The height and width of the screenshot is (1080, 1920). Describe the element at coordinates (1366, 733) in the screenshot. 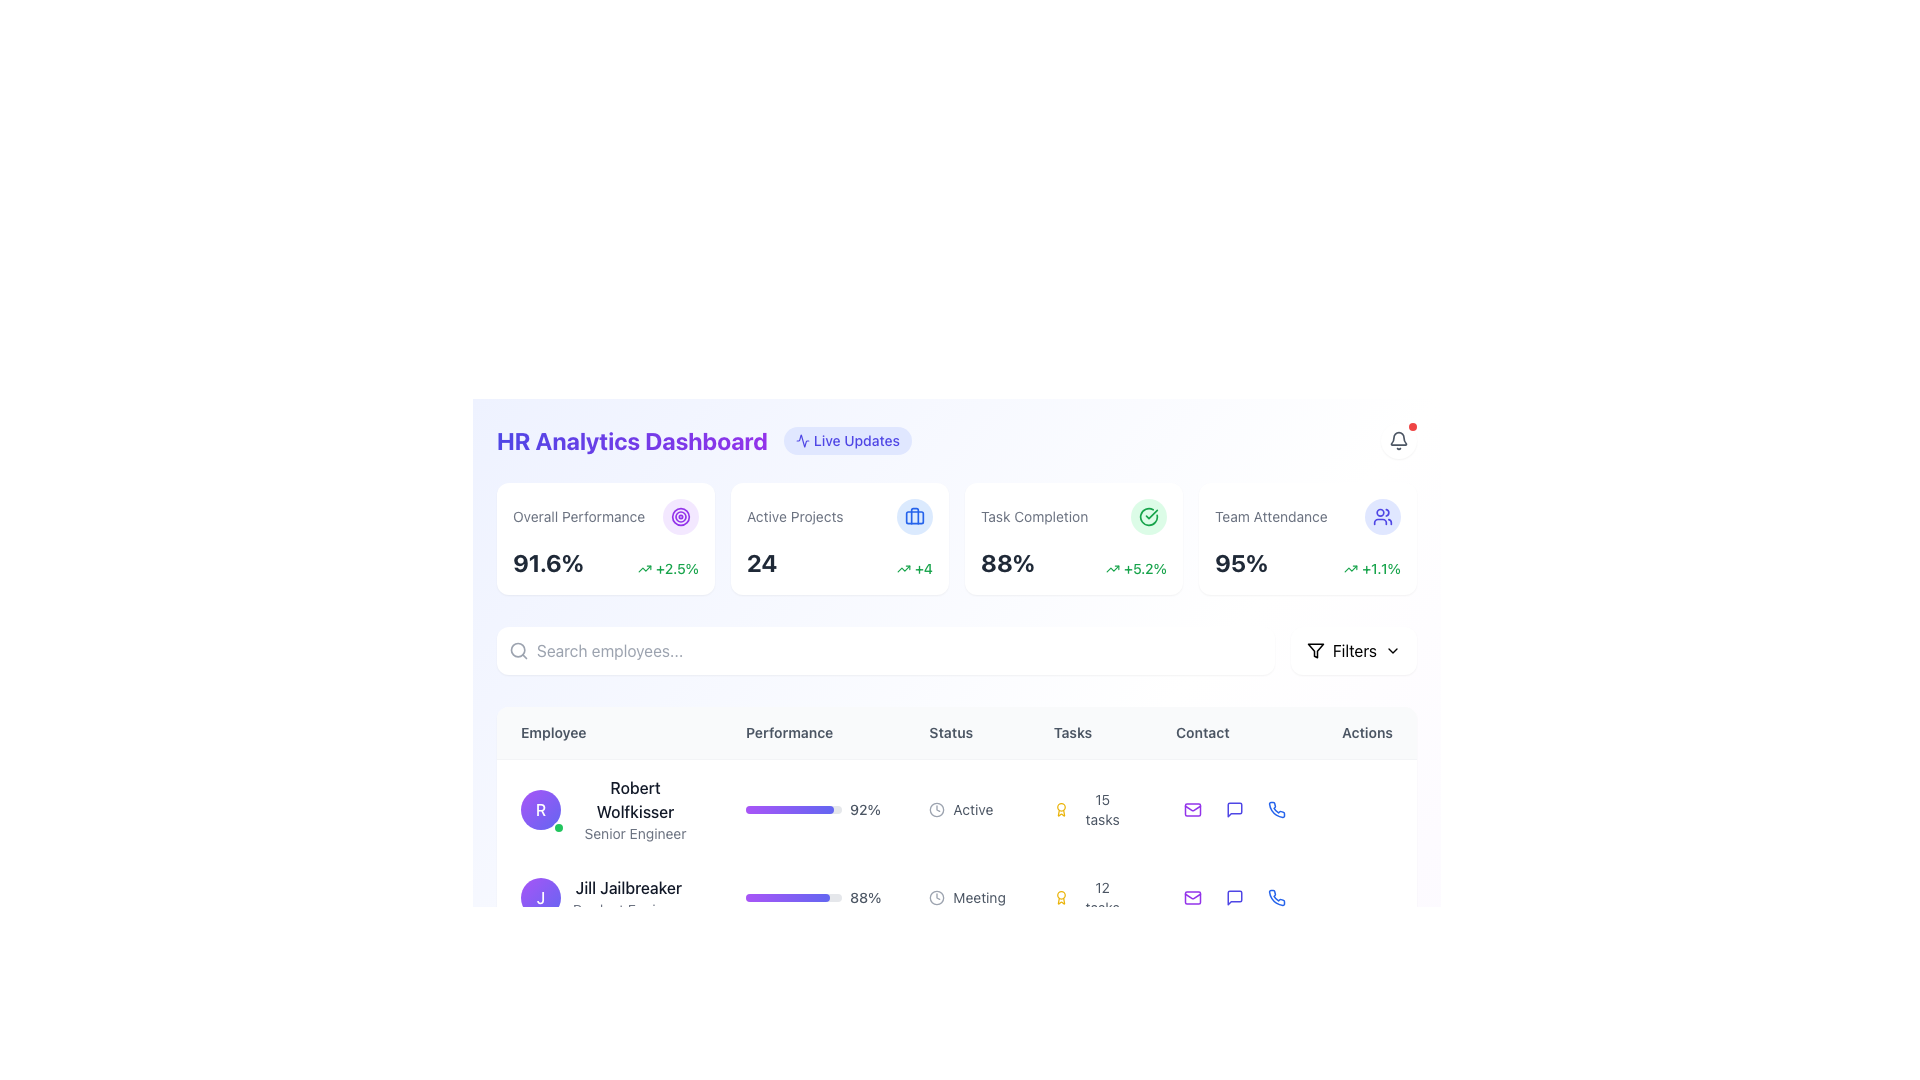

I see `the 'Actions' text label in the top-right corner of the header row of the table, which is the last column after 'Contact'` at that location.